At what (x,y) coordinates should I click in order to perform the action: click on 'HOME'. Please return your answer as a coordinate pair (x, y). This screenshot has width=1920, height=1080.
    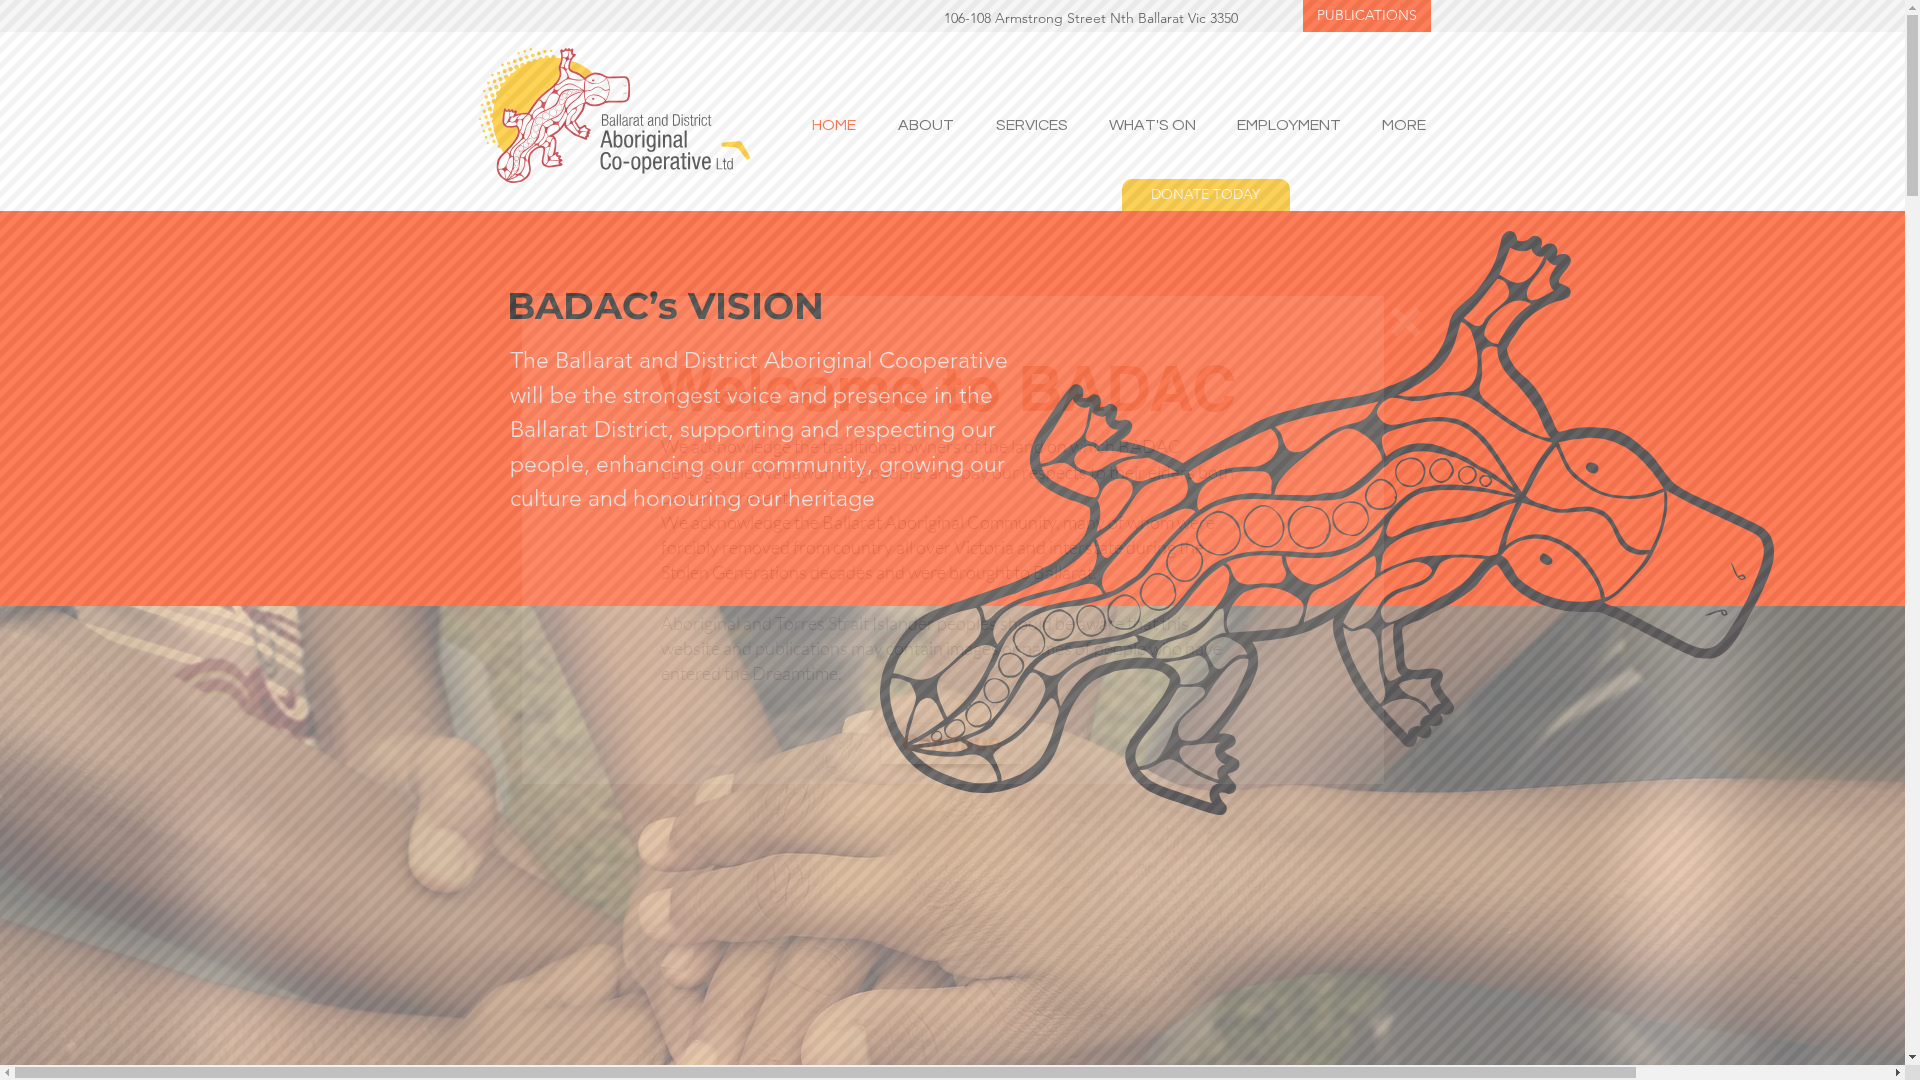
    Looking at the image, I should click on (826, 124).